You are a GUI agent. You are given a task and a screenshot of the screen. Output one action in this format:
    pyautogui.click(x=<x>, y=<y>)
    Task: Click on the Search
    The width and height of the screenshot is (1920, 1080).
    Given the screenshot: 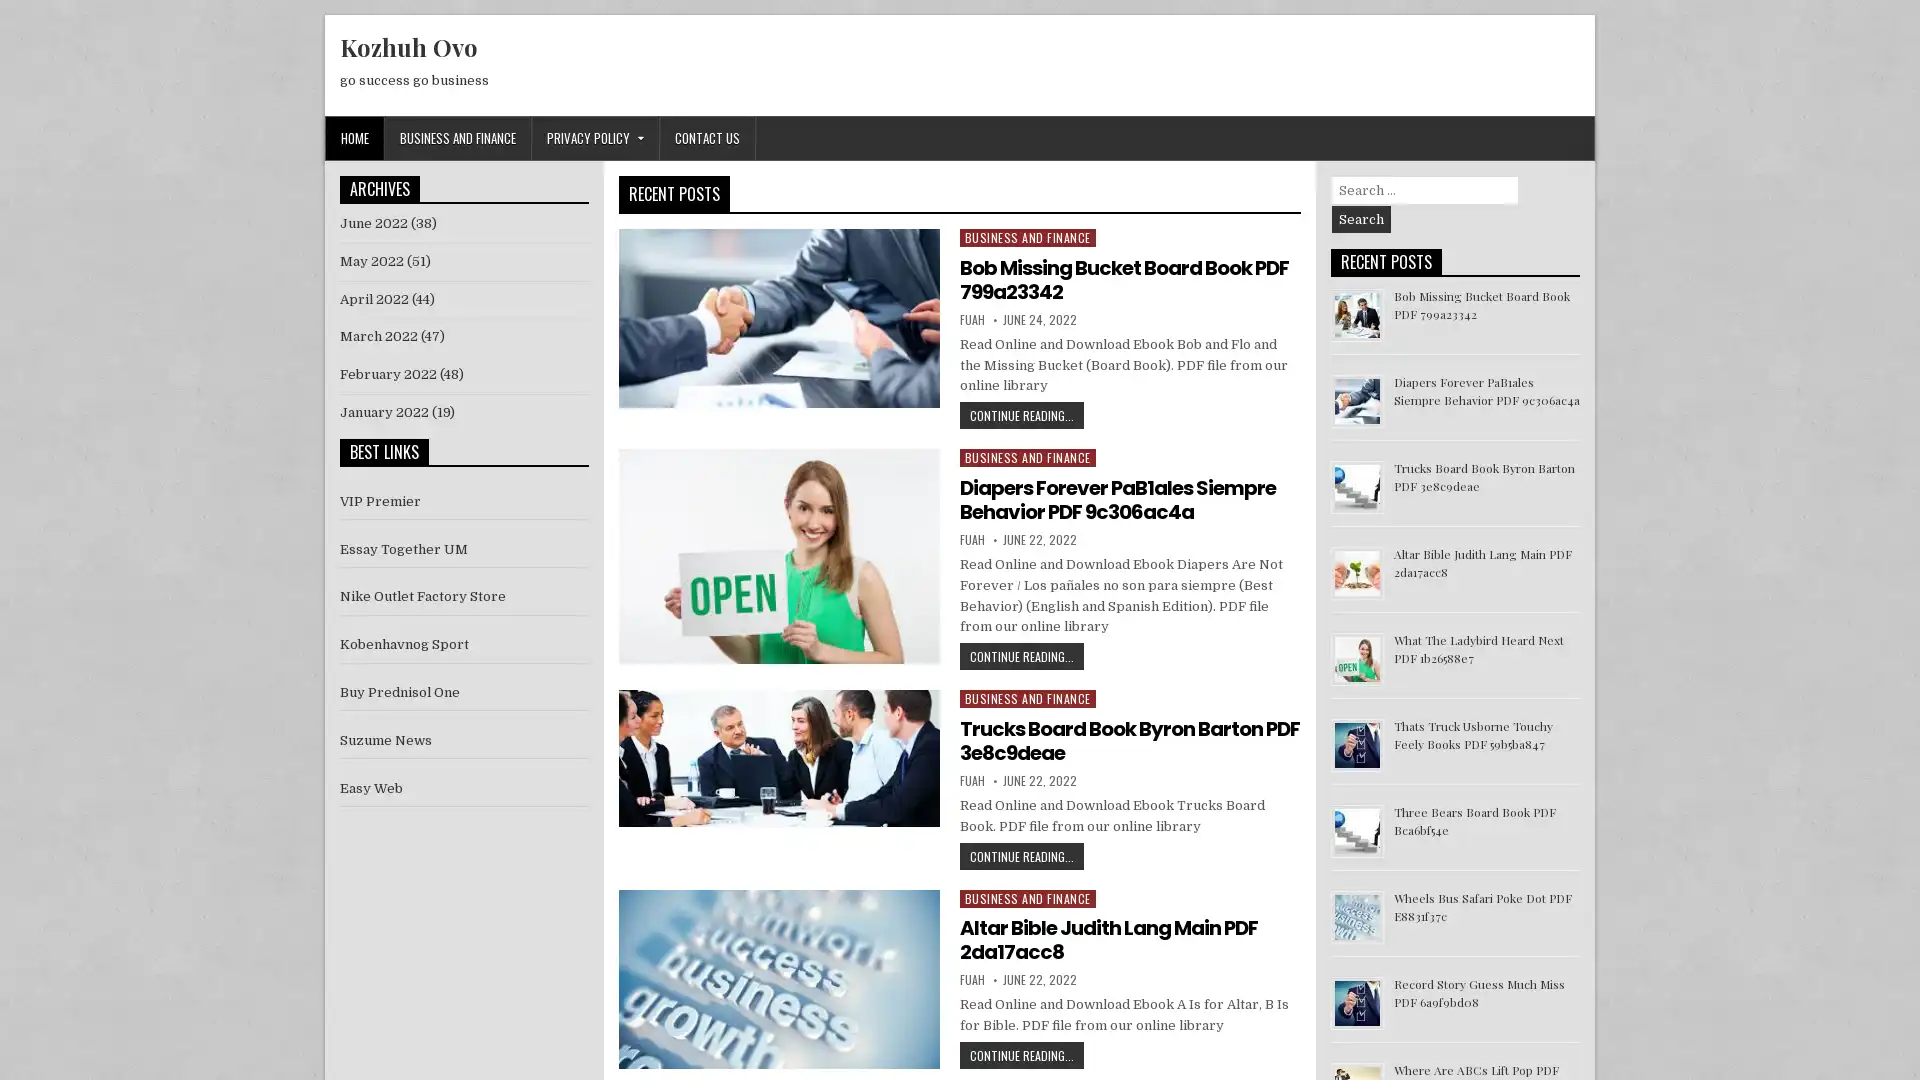 What is the action you would take?
    pyautogui.click(x=1360, y=219)
    